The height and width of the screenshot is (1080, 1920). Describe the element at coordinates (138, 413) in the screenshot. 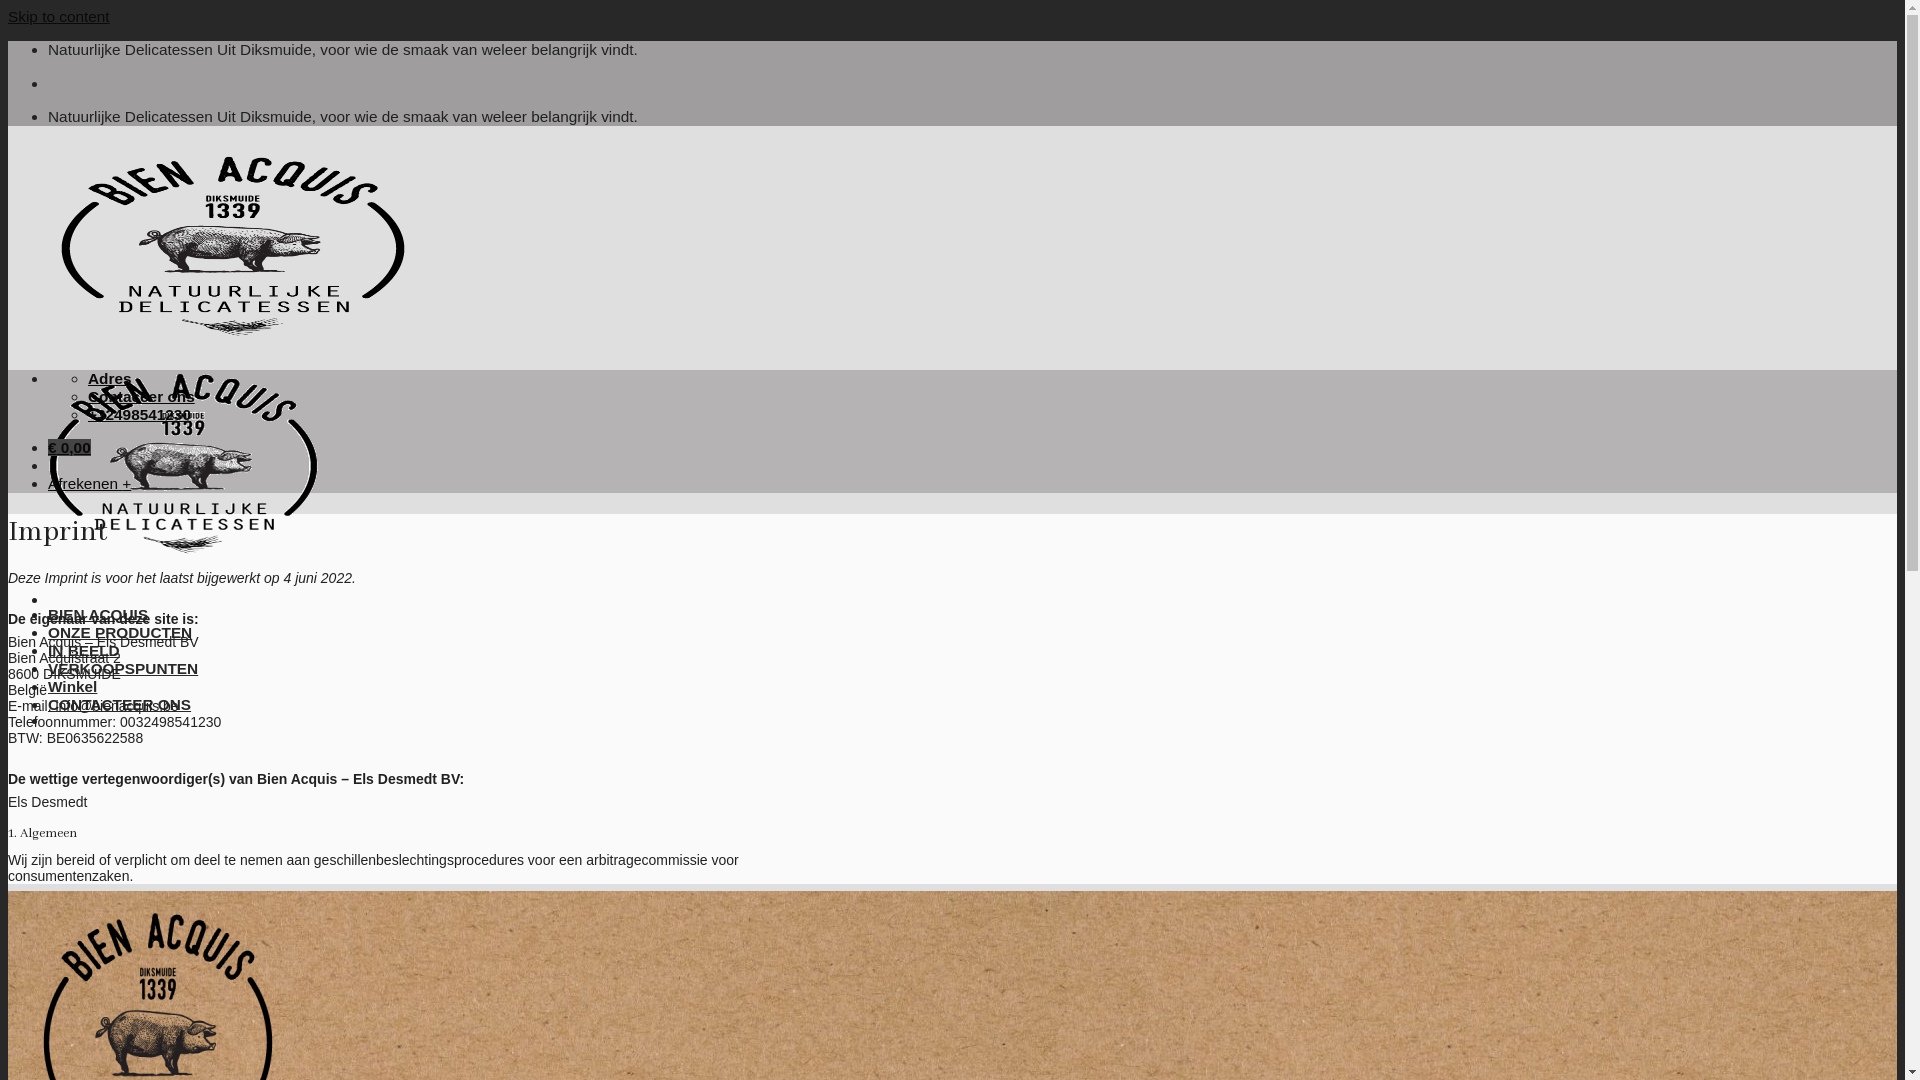

I see `'+32498541230'` at that location.